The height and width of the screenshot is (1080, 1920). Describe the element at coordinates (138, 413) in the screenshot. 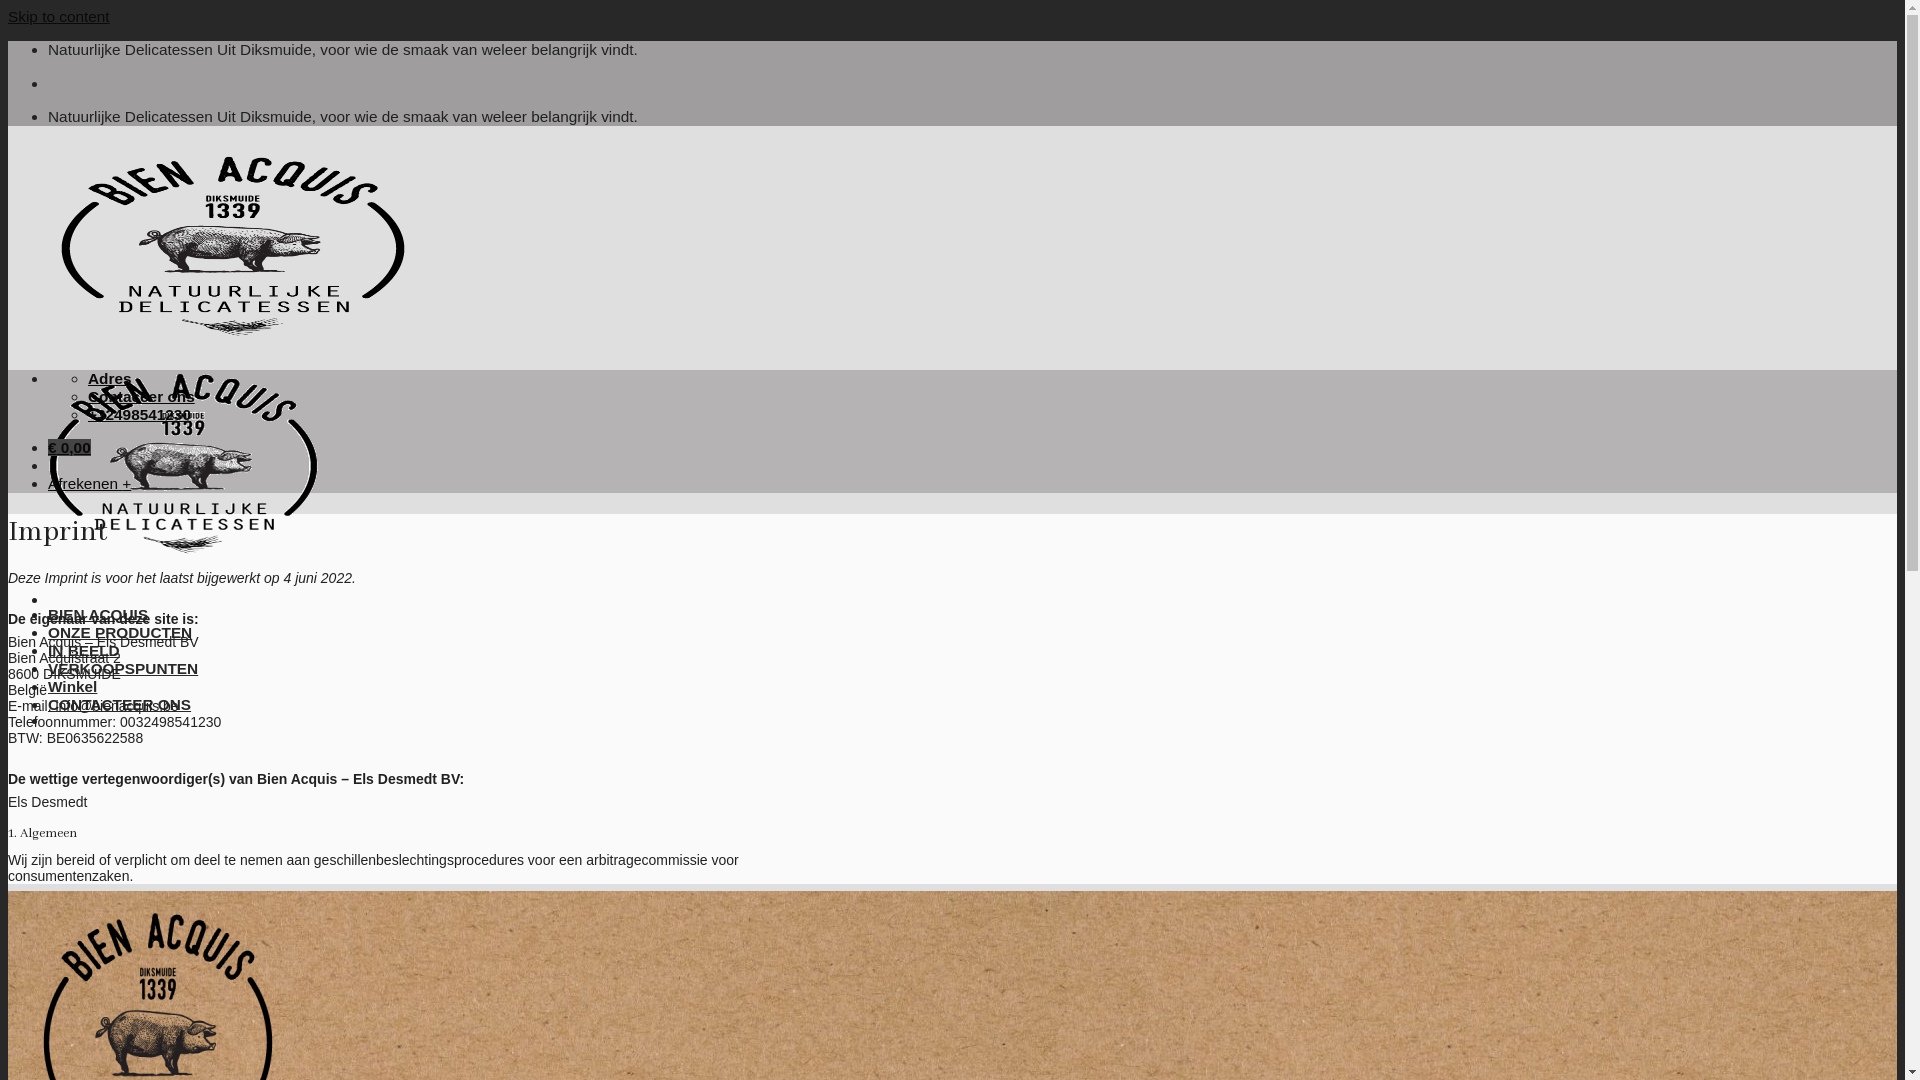

I see `'+32498541230'` at that location.